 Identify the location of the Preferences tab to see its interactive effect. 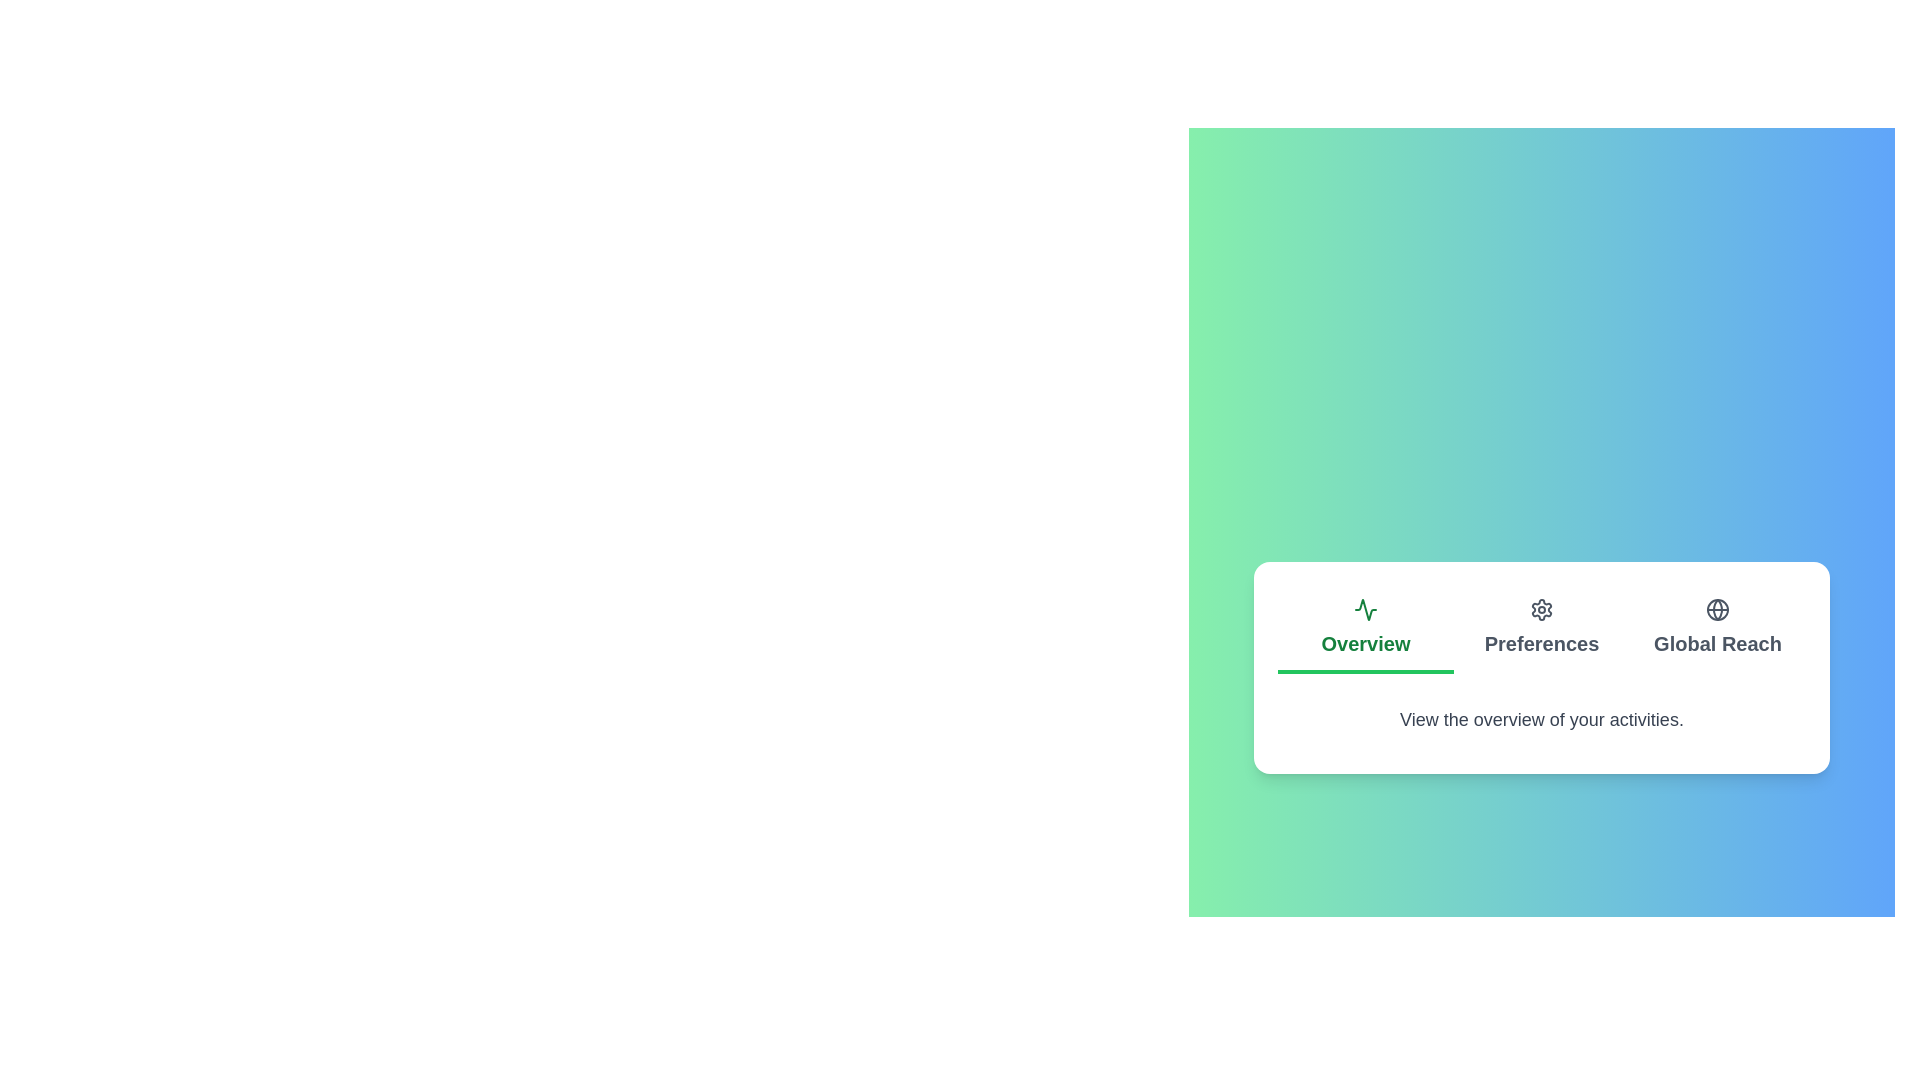
(1540, 628).